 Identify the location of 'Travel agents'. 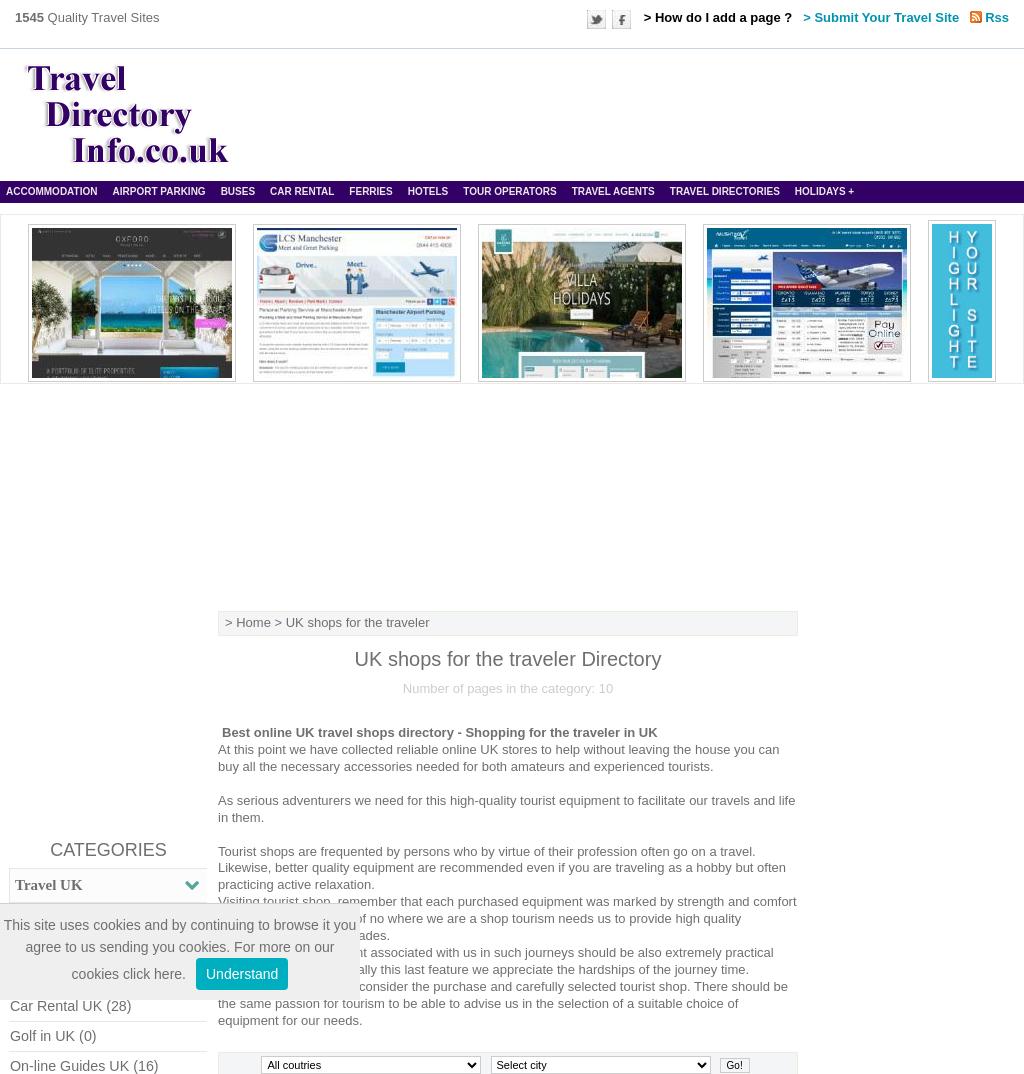
(612, 191).